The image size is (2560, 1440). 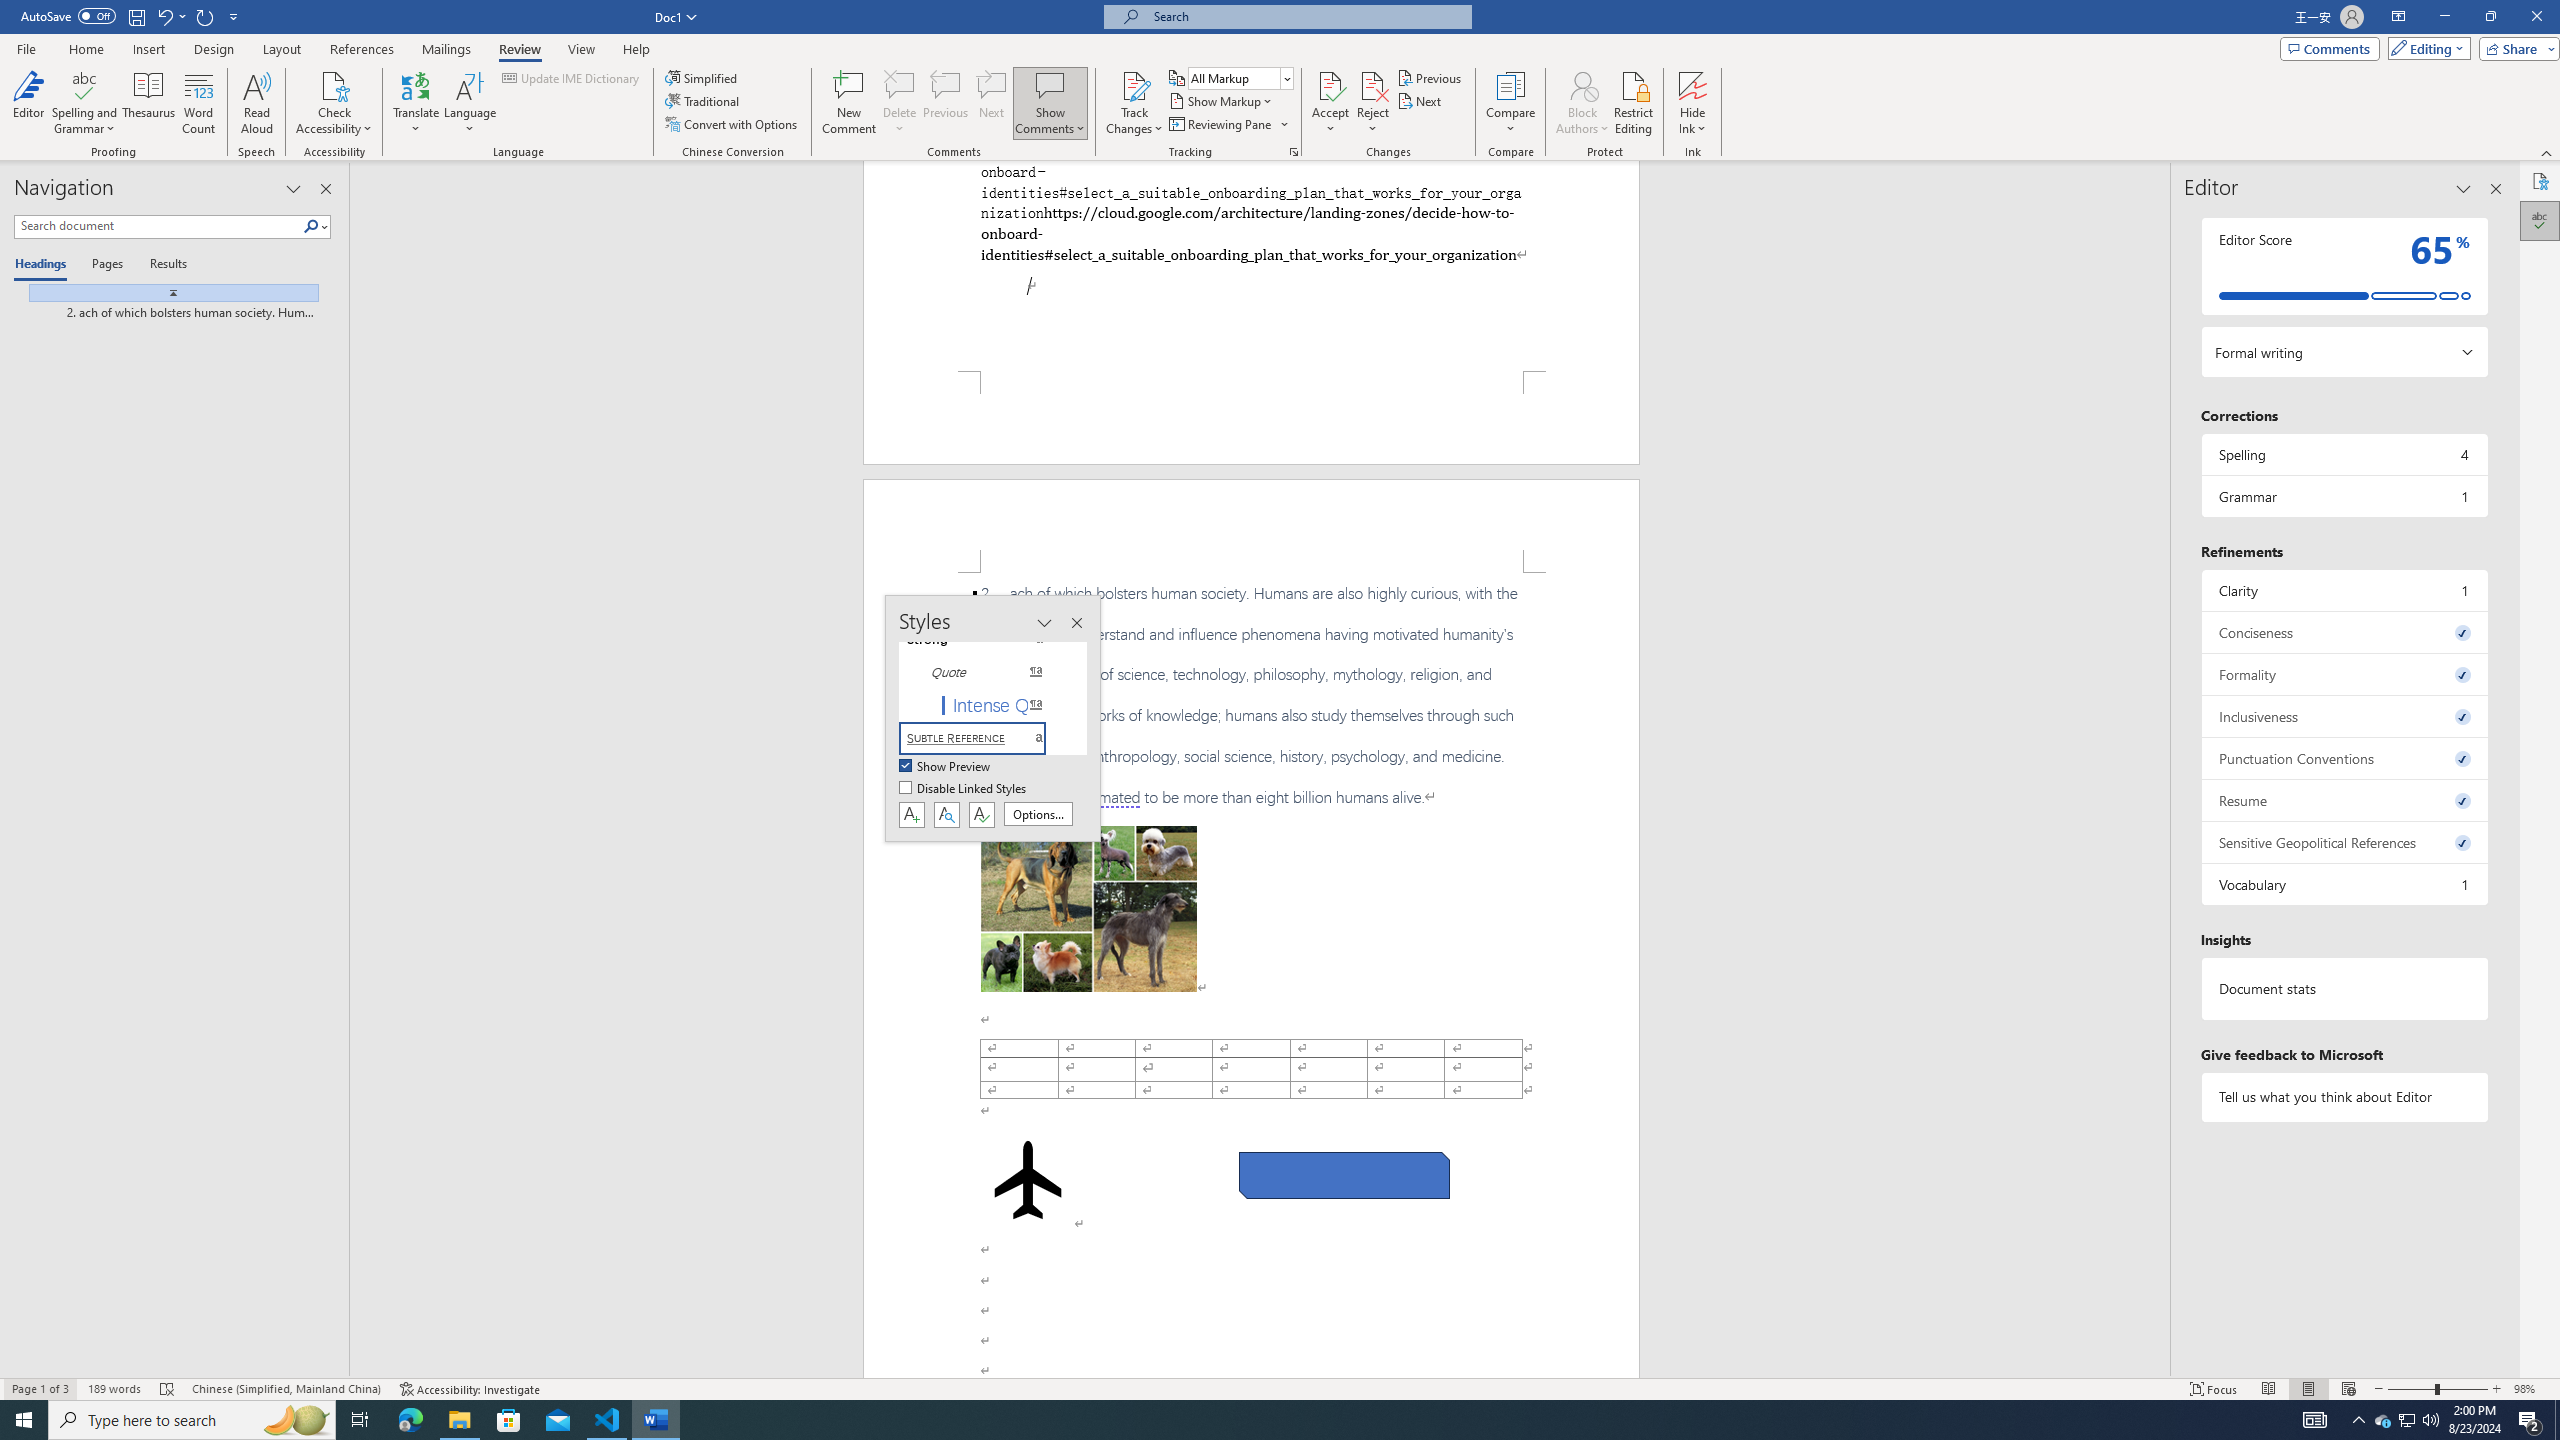 What do you see at coordinates (334, 84) in the screenshot?
I see `'Check Accessibility'` at bounding box center [334, 84].